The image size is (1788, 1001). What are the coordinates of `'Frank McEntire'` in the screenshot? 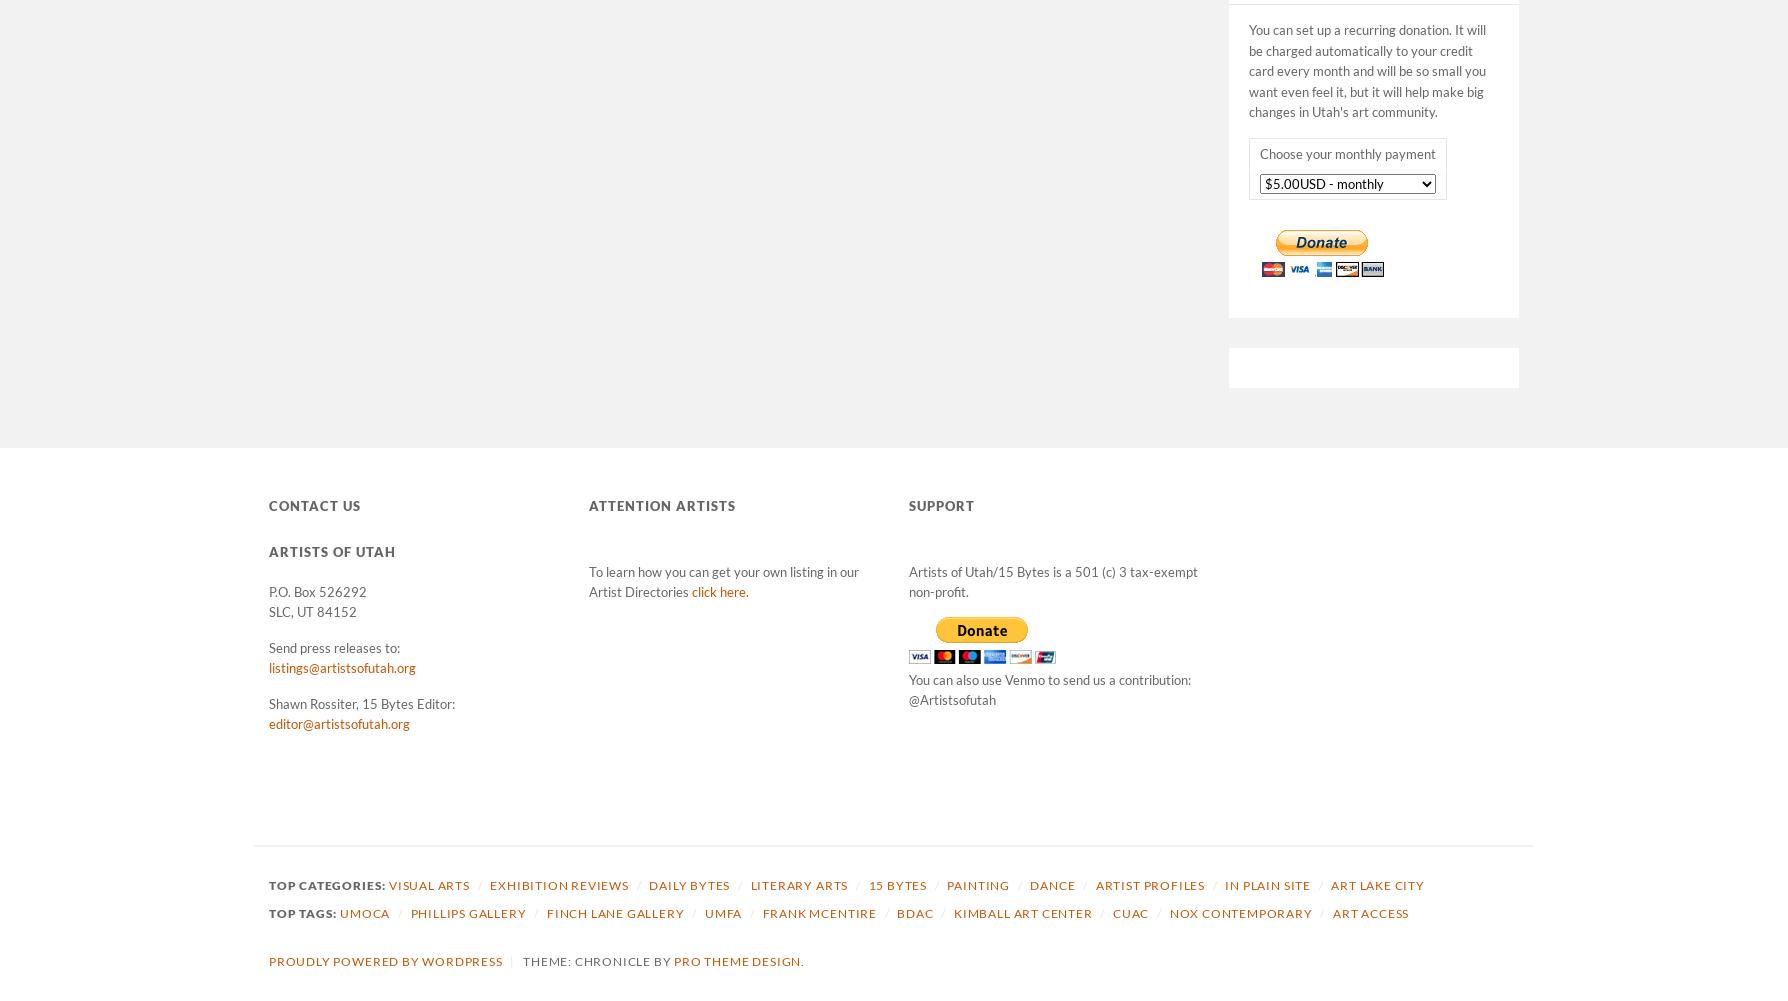 It's located at (818, 913).